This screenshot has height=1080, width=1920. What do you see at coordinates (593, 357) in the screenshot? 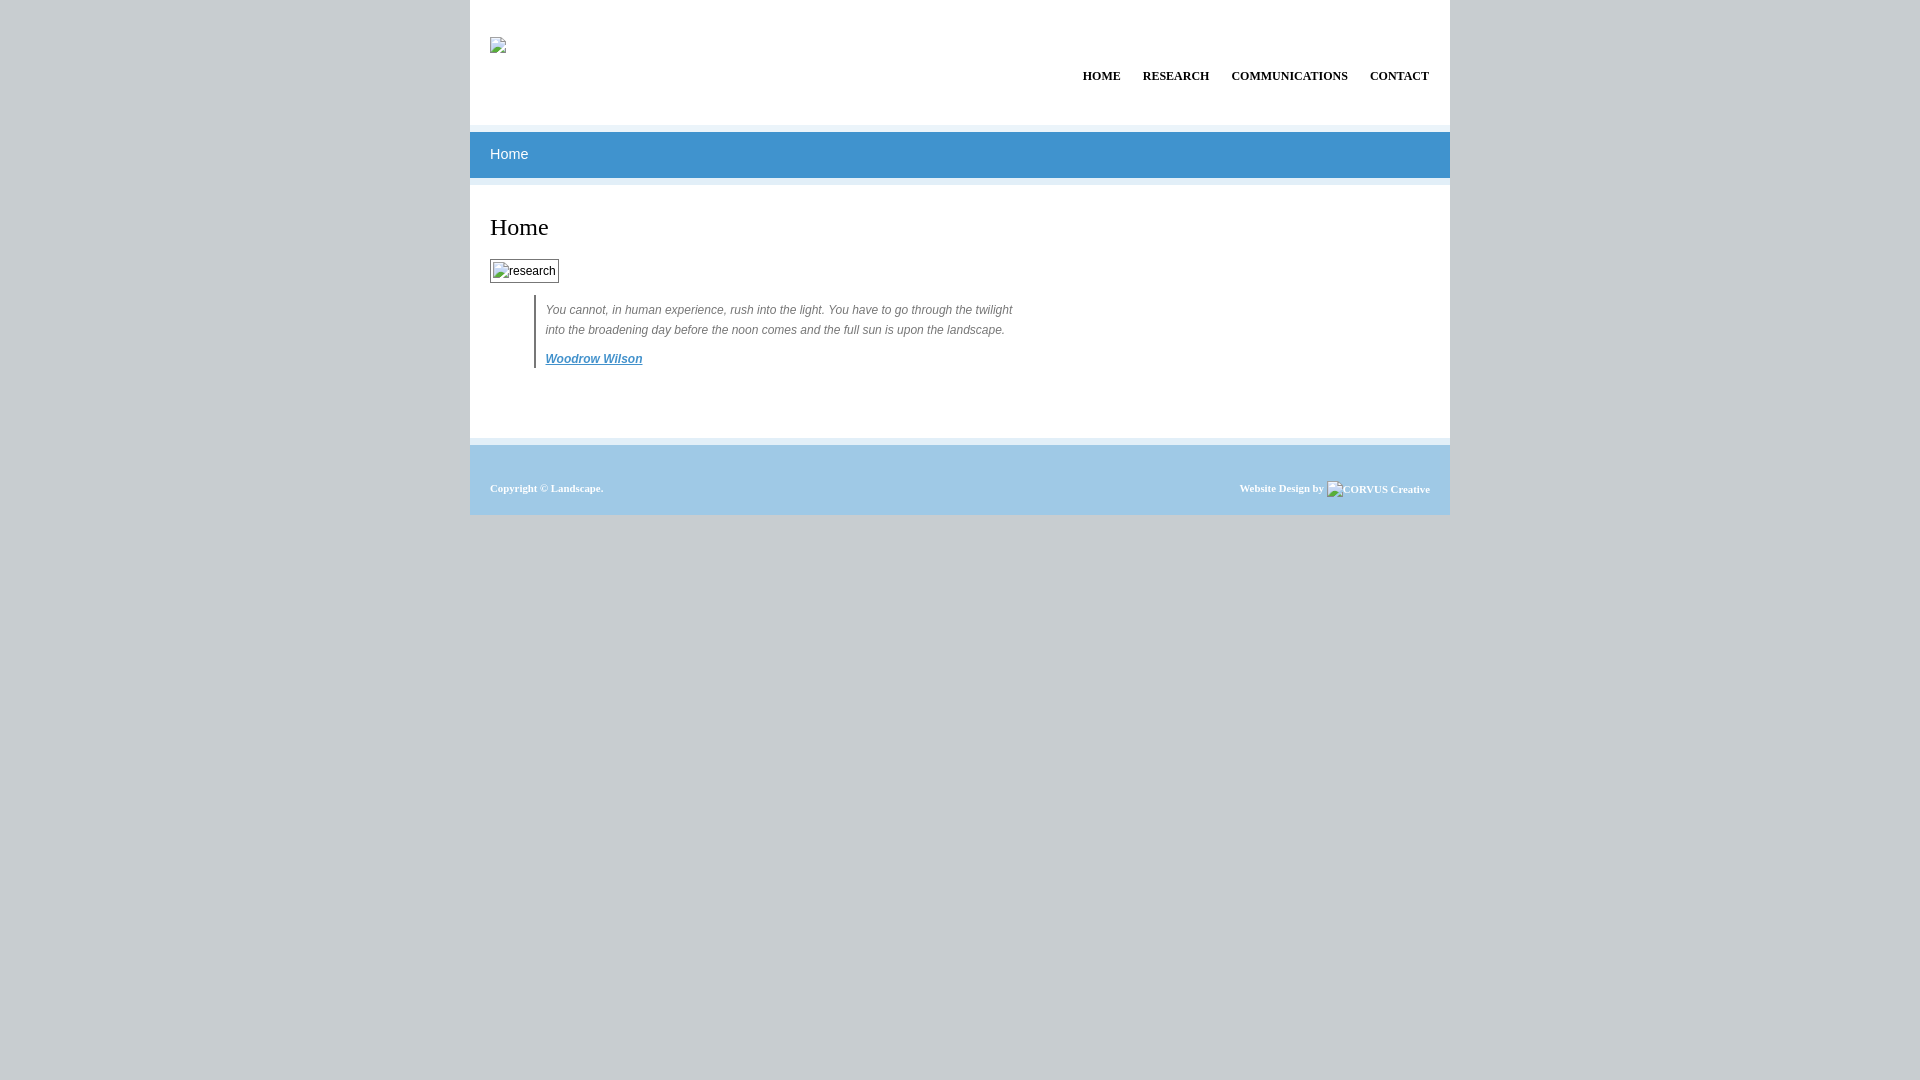
I see `'Woodrow Wilson'` at bounding box center [593, 357].